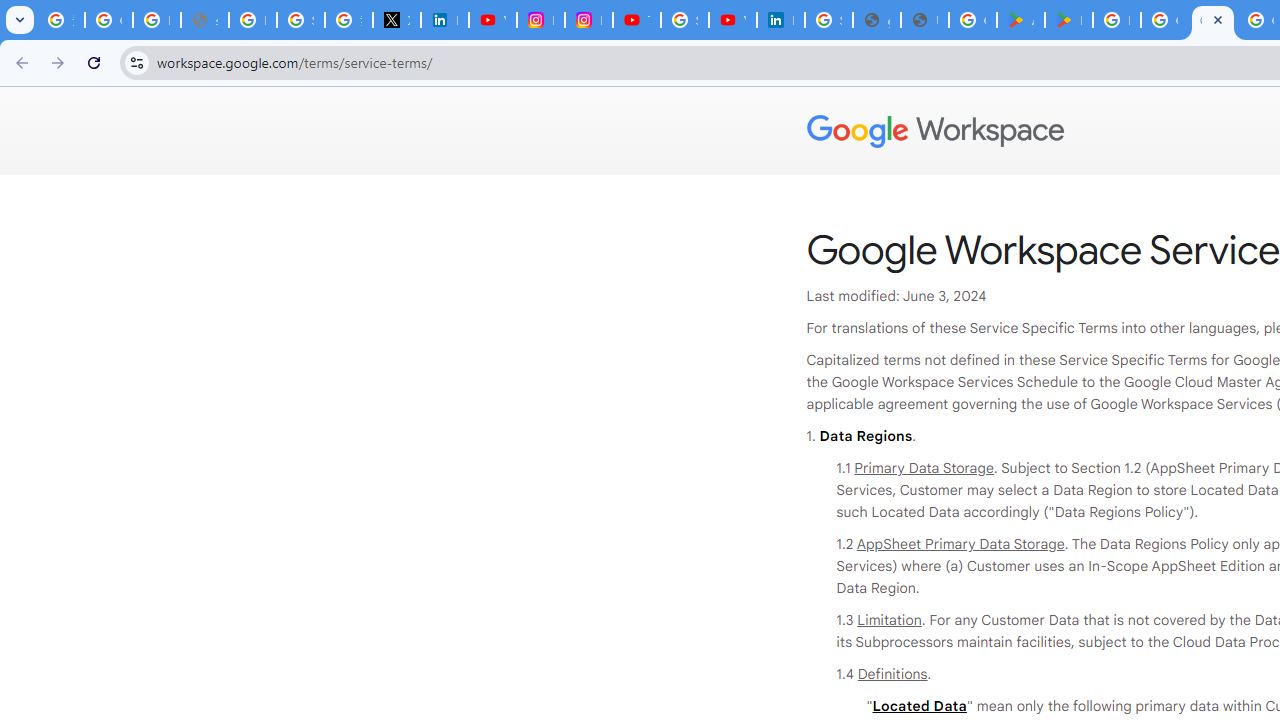 Image resolution: width=1280 pixels, height=720 pixels. I want to click on 'X', so click(396, 20).